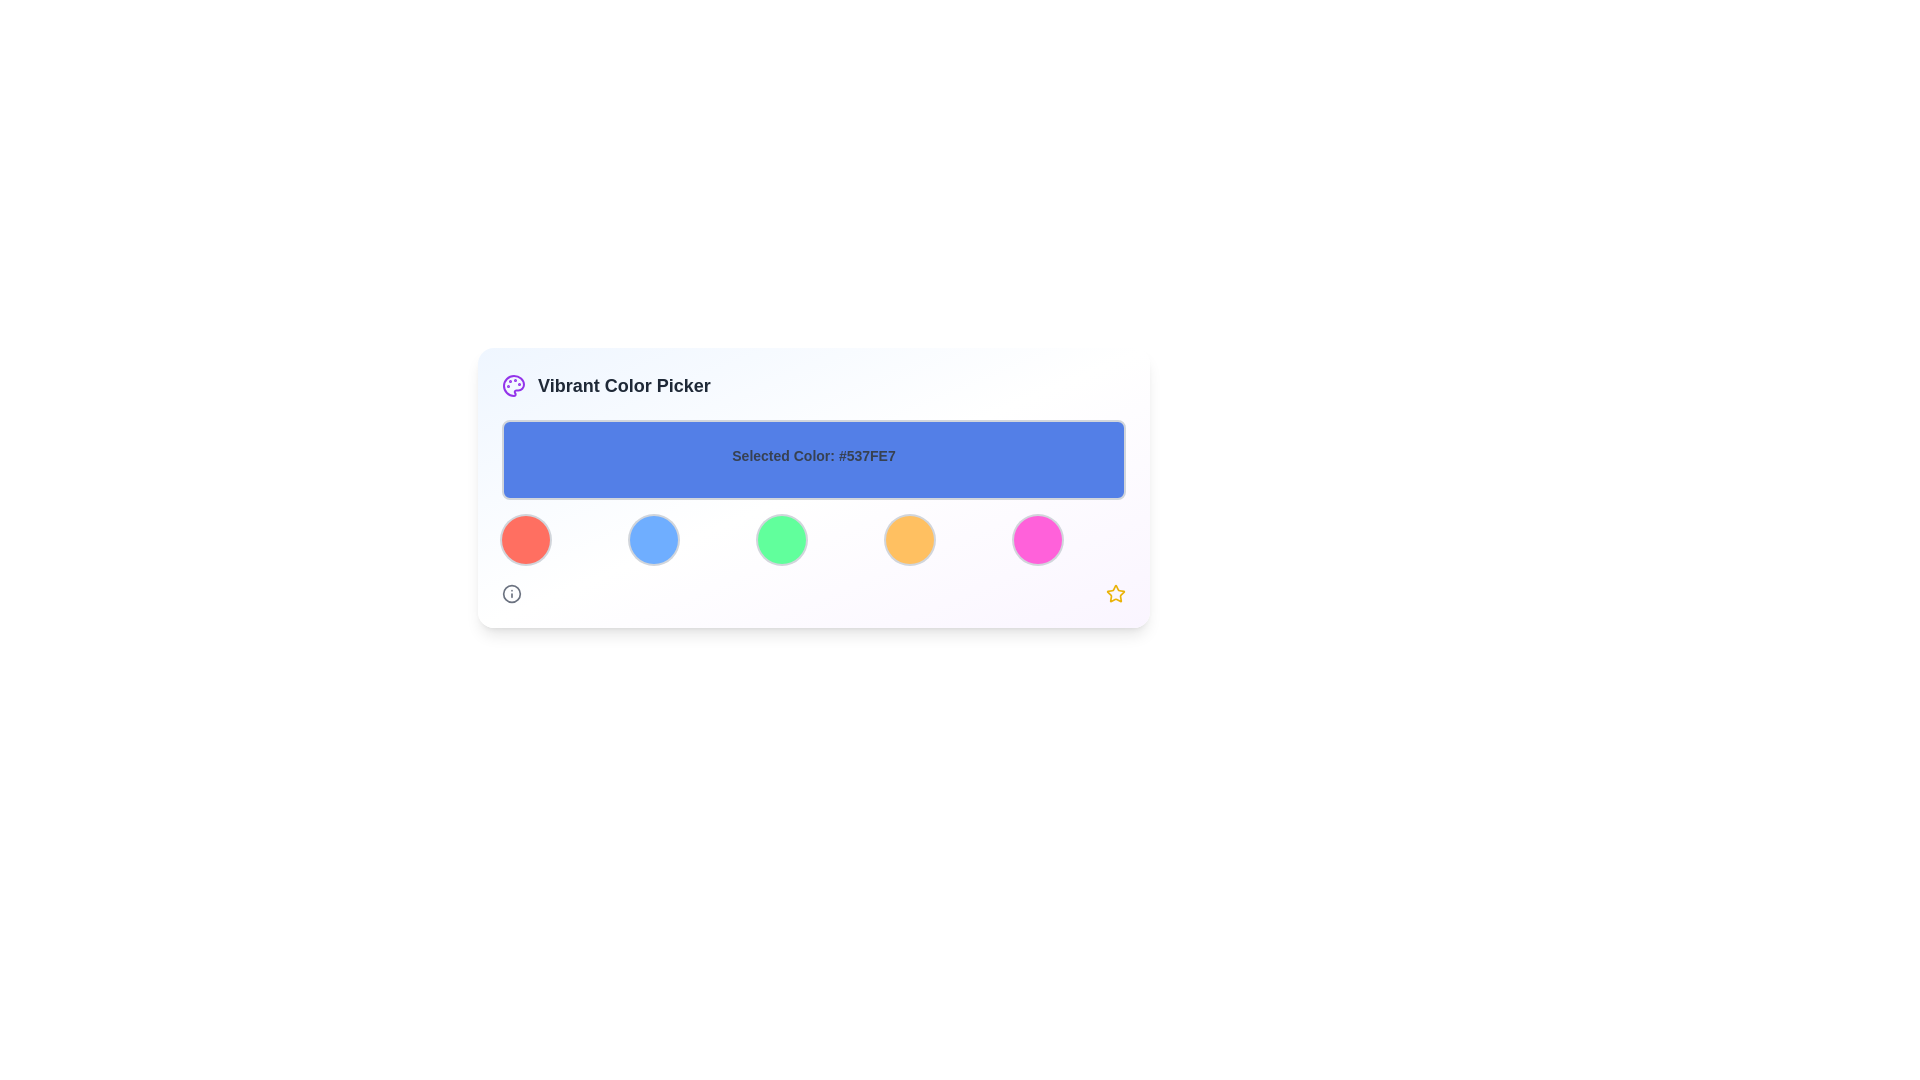 This screenshot has width=1920, height=1080. What do you see at coordinates (814, 492) in the screenshot?
I see `the Informational Display area with a blue background and dark gray text that reads 'Selected Color: #537FE7', located in the 'Vibrant Color Picker' component` at bounding box center [814, 492].